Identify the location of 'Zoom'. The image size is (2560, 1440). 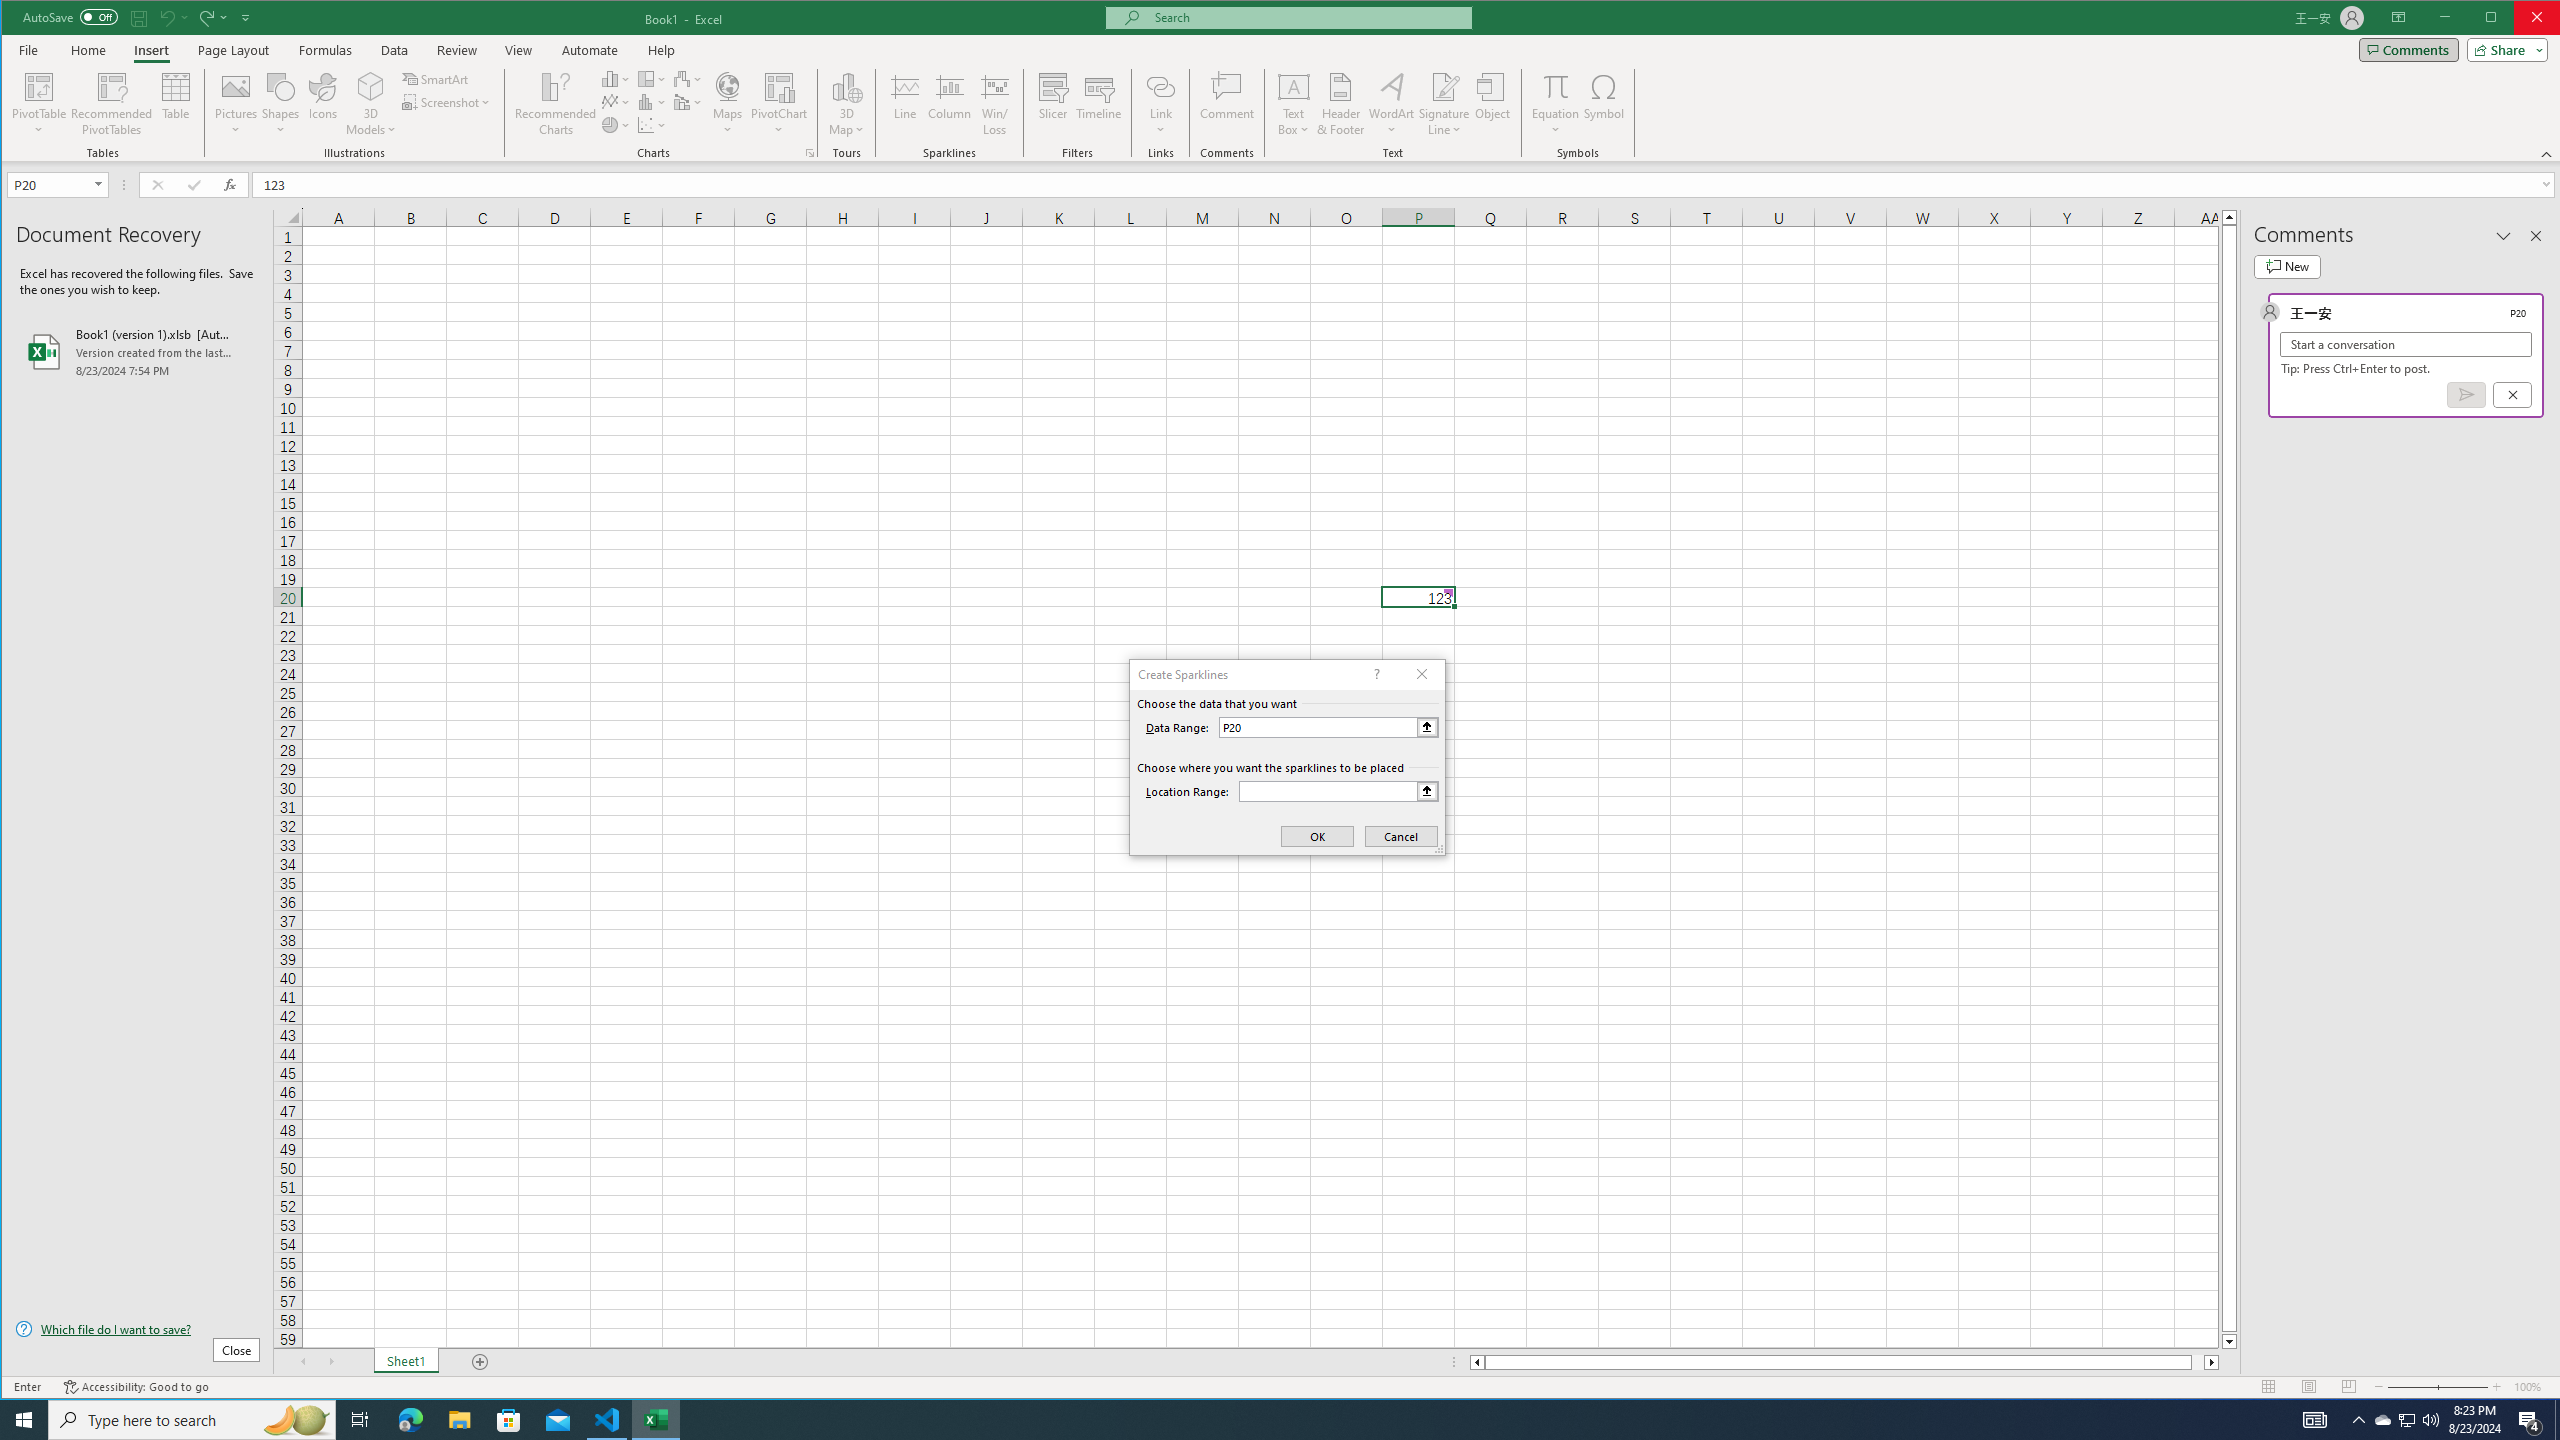
(2437, 1386).